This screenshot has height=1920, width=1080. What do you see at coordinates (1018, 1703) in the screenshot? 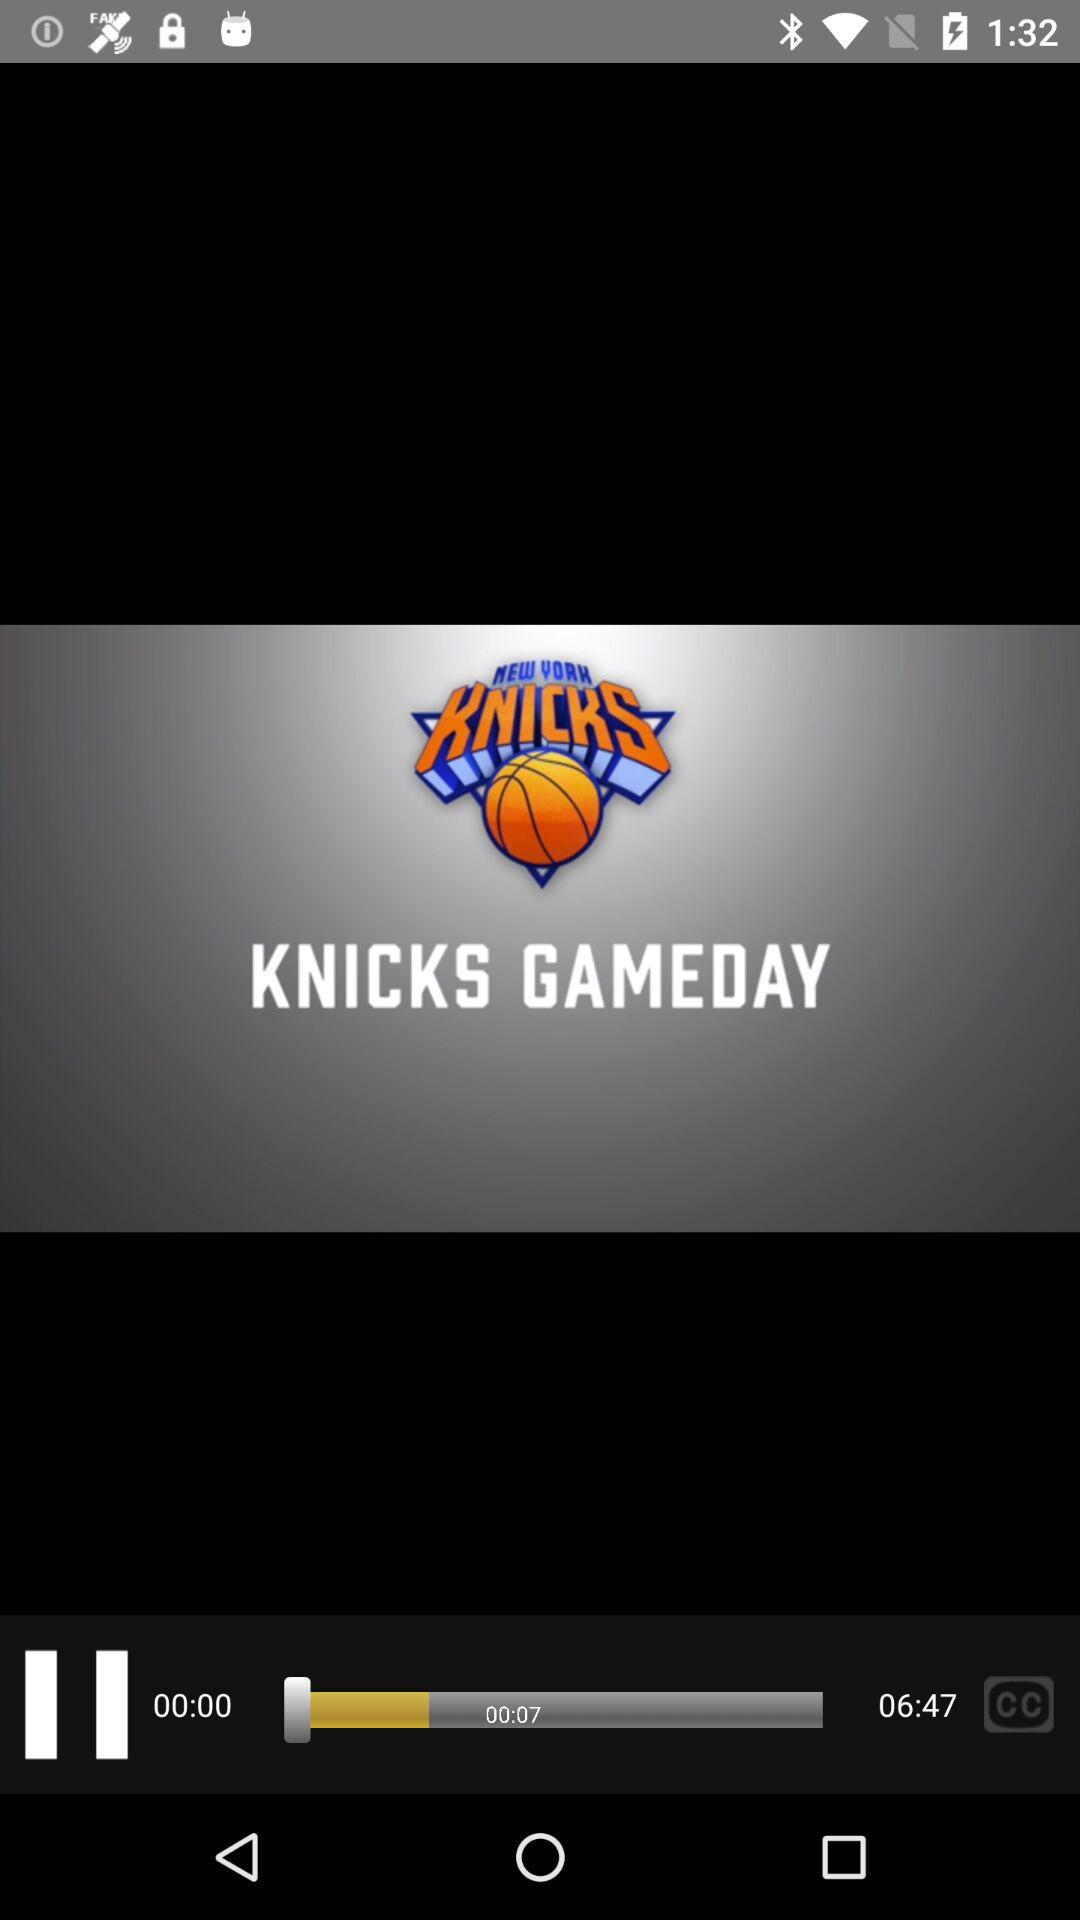
I see `the sliders icon` at bounding box center [1018, 1703].